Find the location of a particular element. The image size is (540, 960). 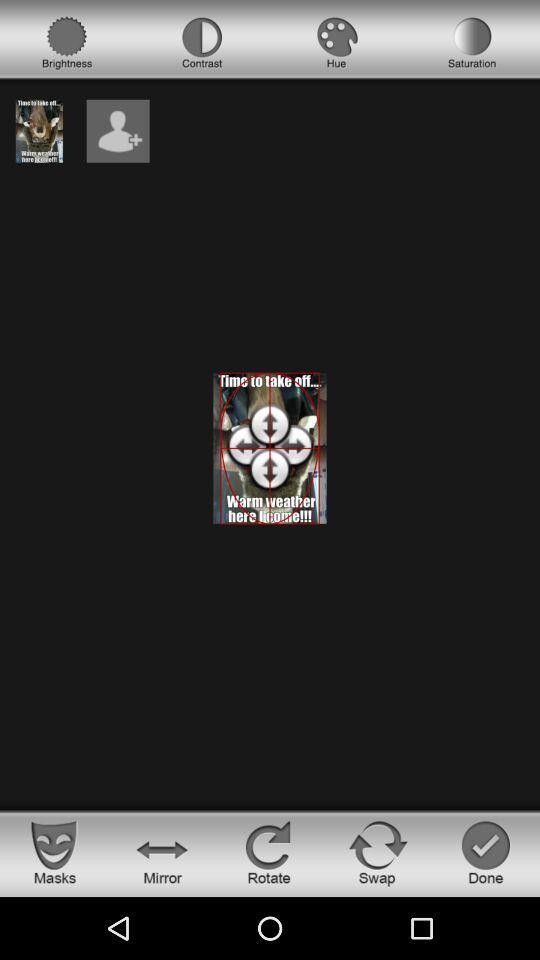

the follow icon is located at coordinates (118, 130).